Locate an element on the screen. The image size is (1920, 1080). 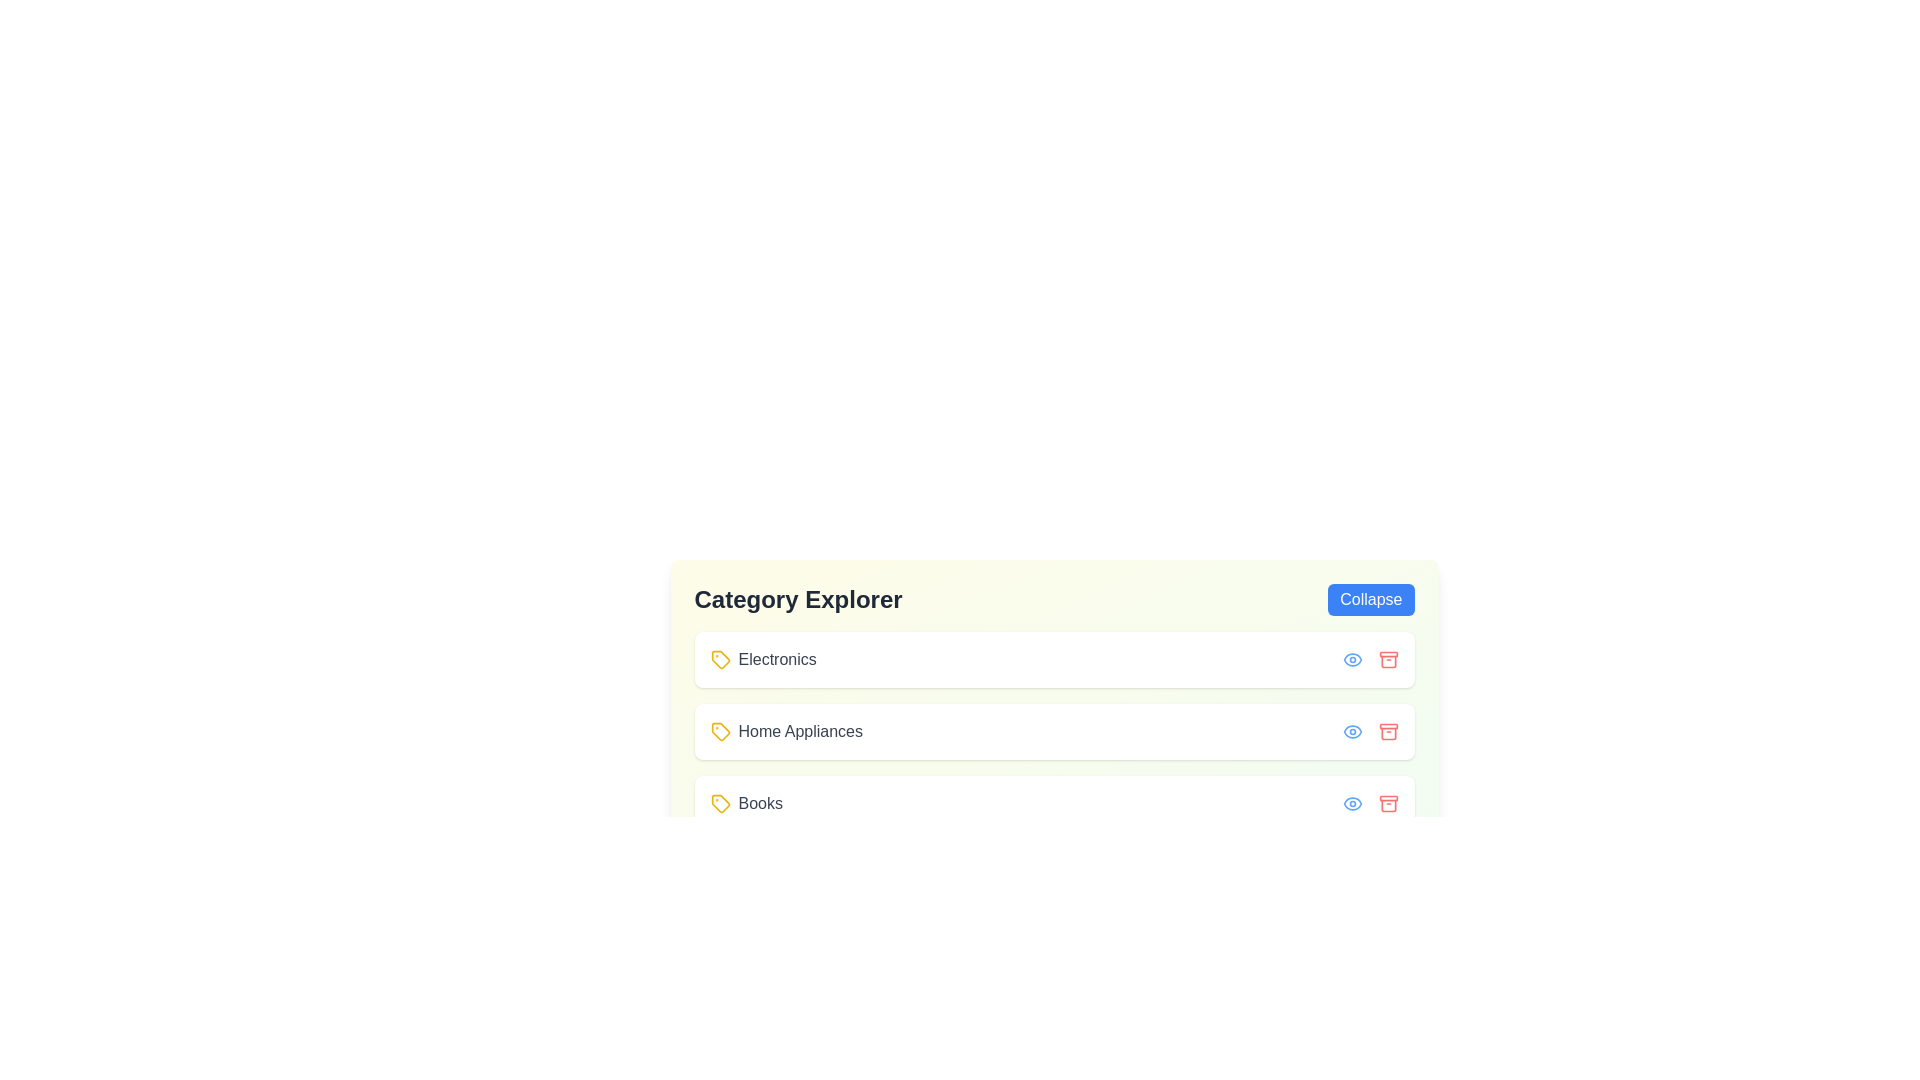
the eye-shaped icon button located in the Electronics category section is located at coordinates (1352, 659).